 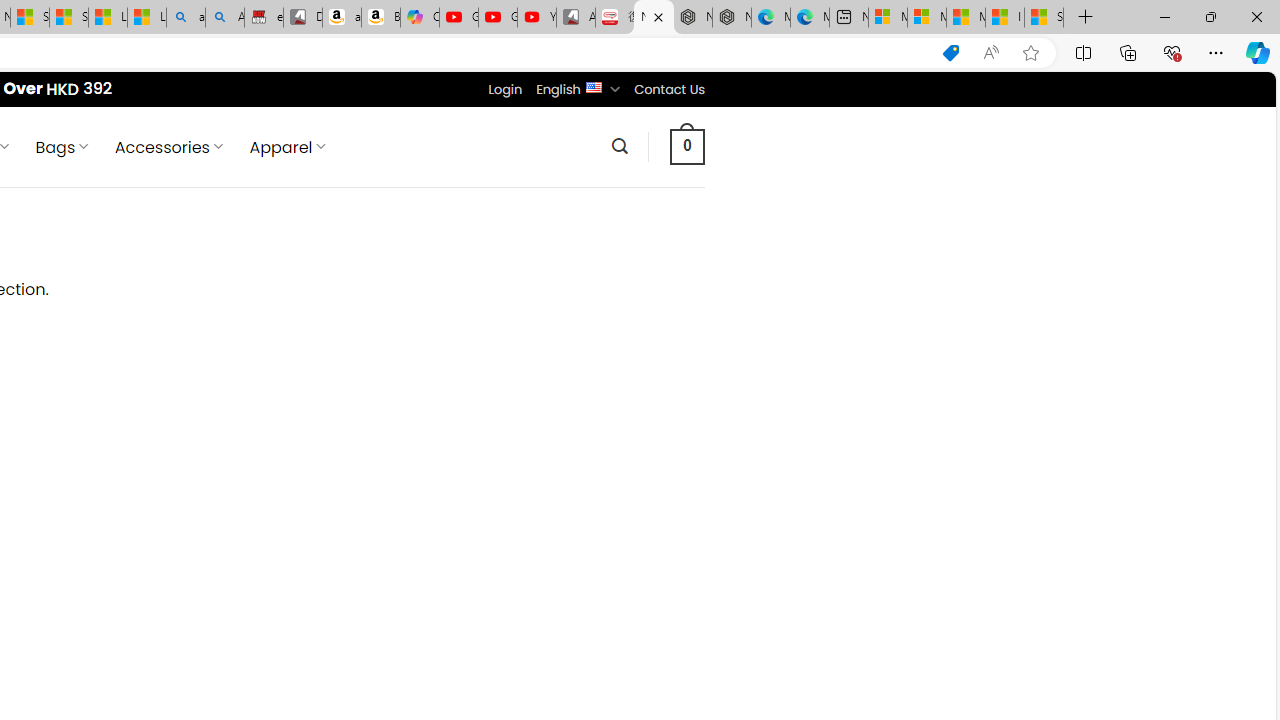 I want to click on 'English', so click(x=592, y=85).